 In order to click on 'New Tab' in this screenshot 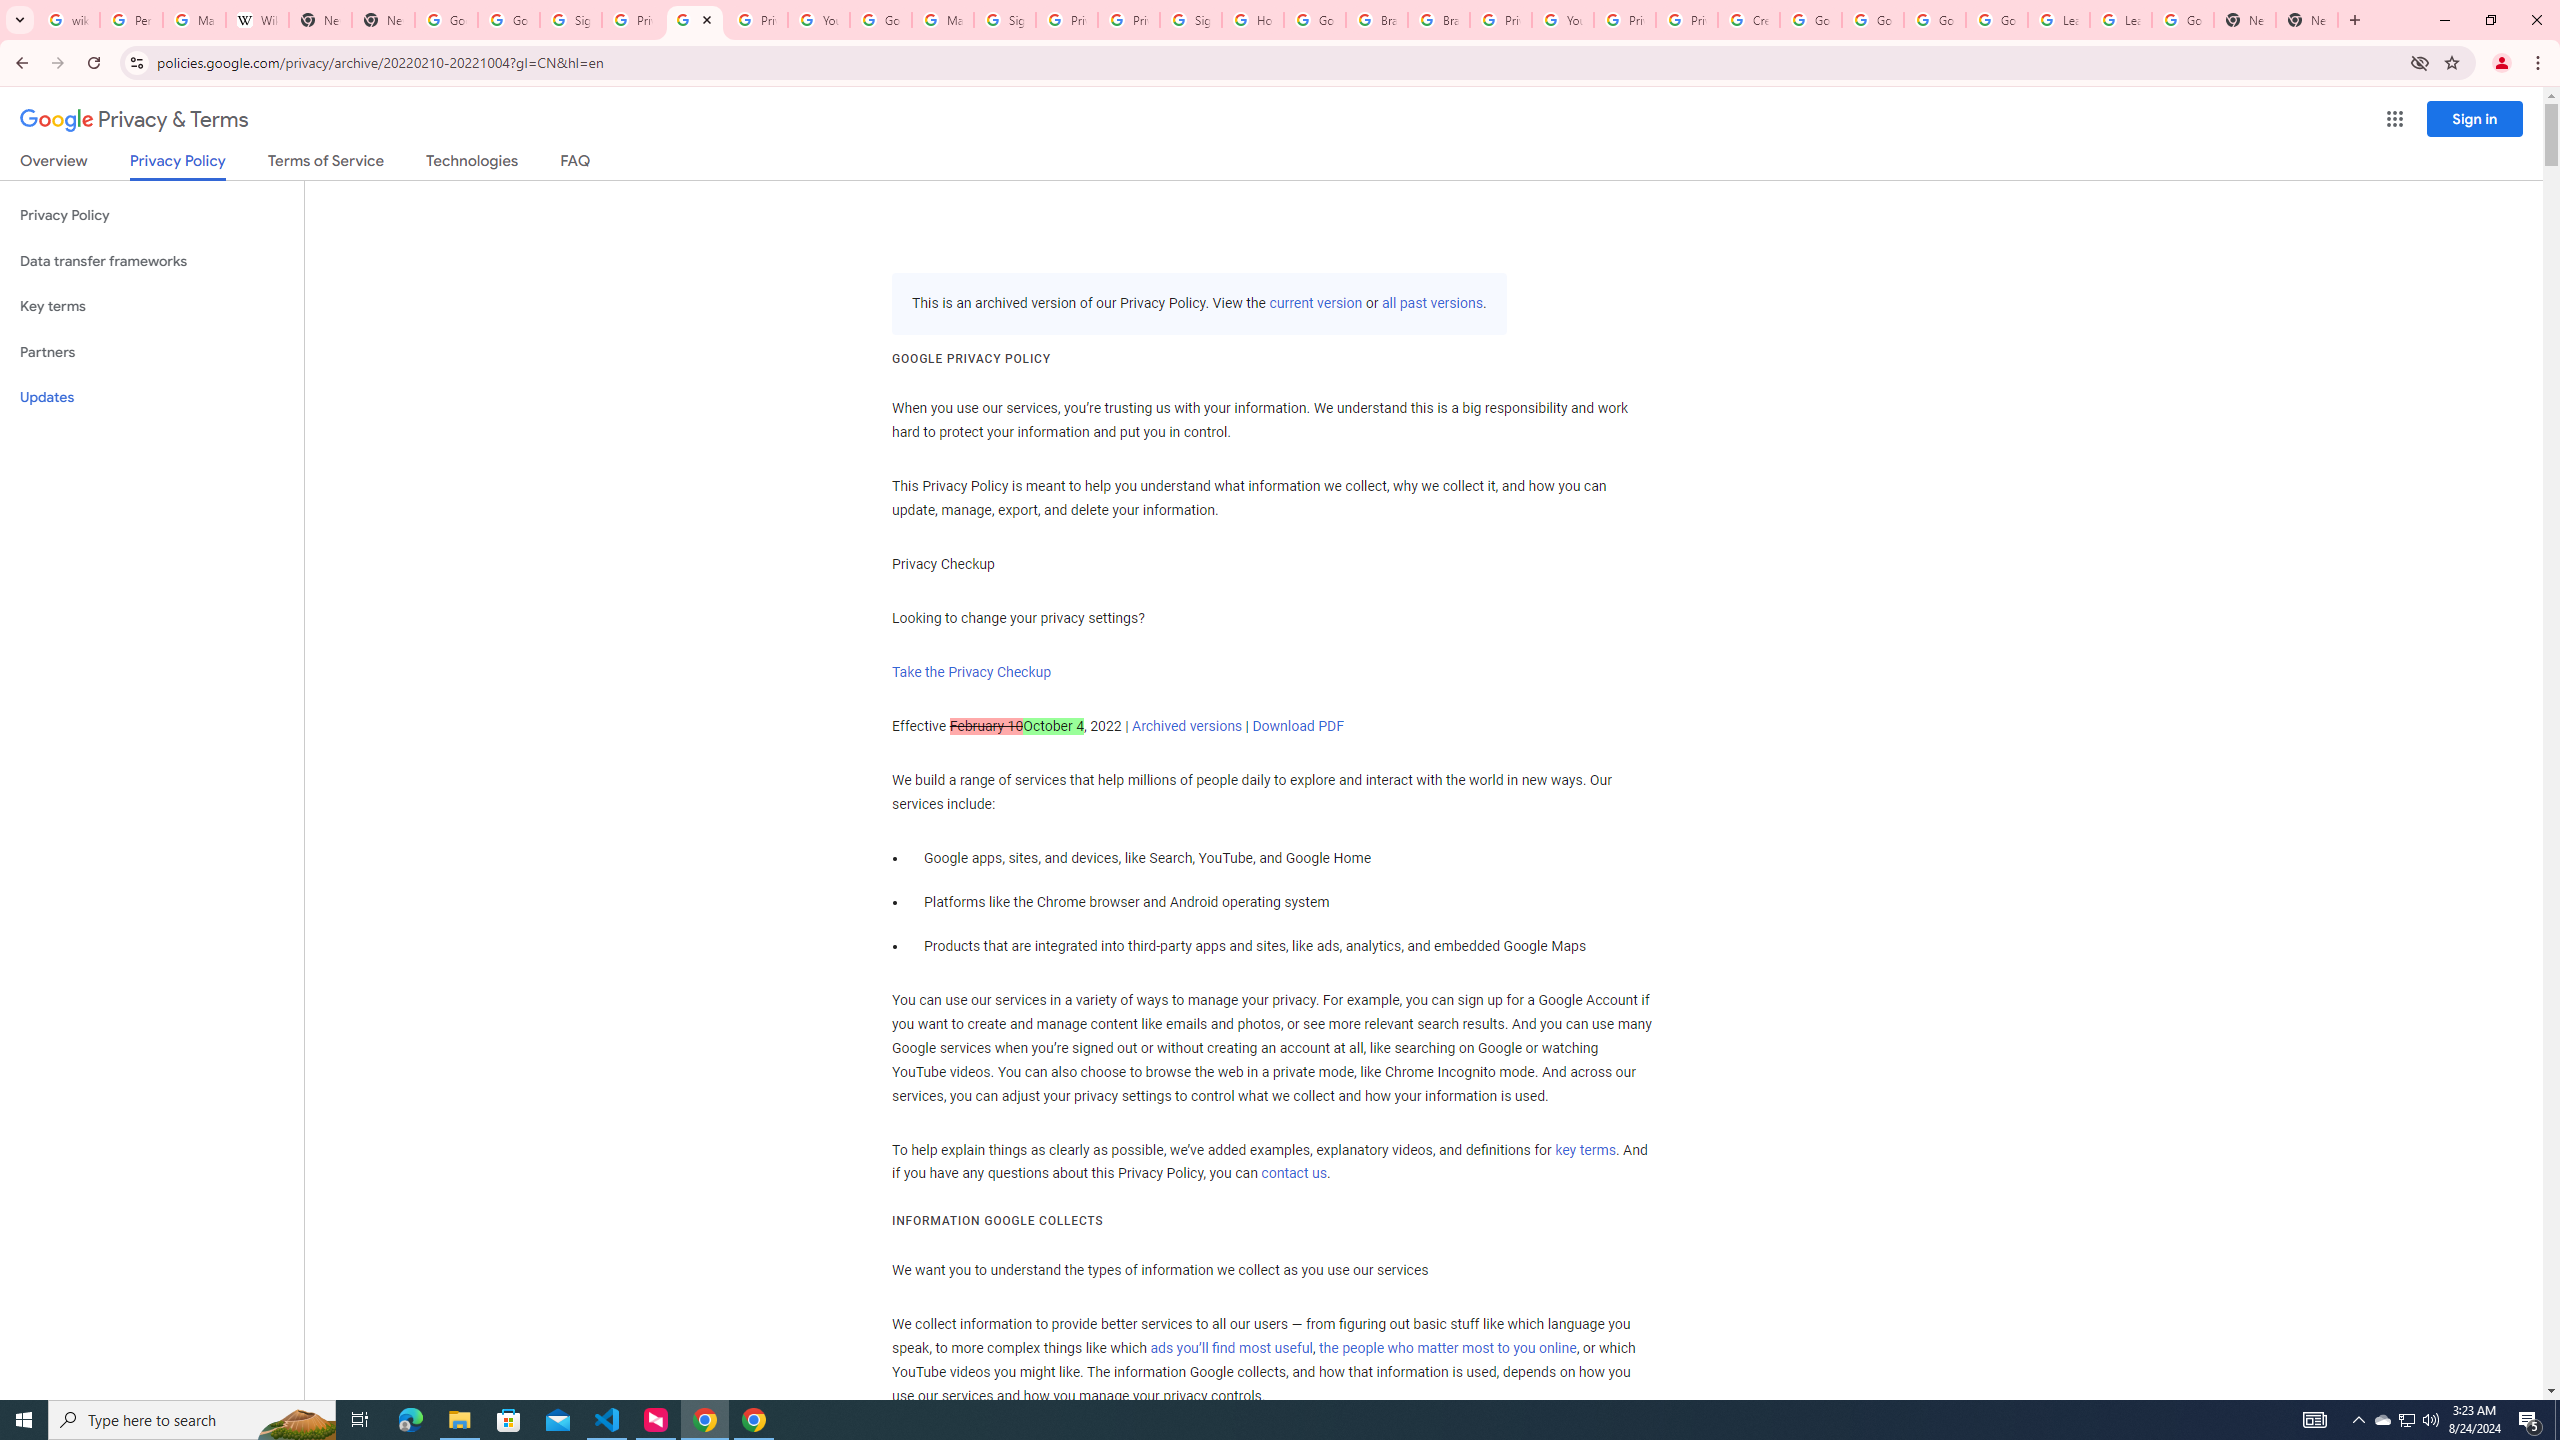, I will do `click(2245, 19)`.